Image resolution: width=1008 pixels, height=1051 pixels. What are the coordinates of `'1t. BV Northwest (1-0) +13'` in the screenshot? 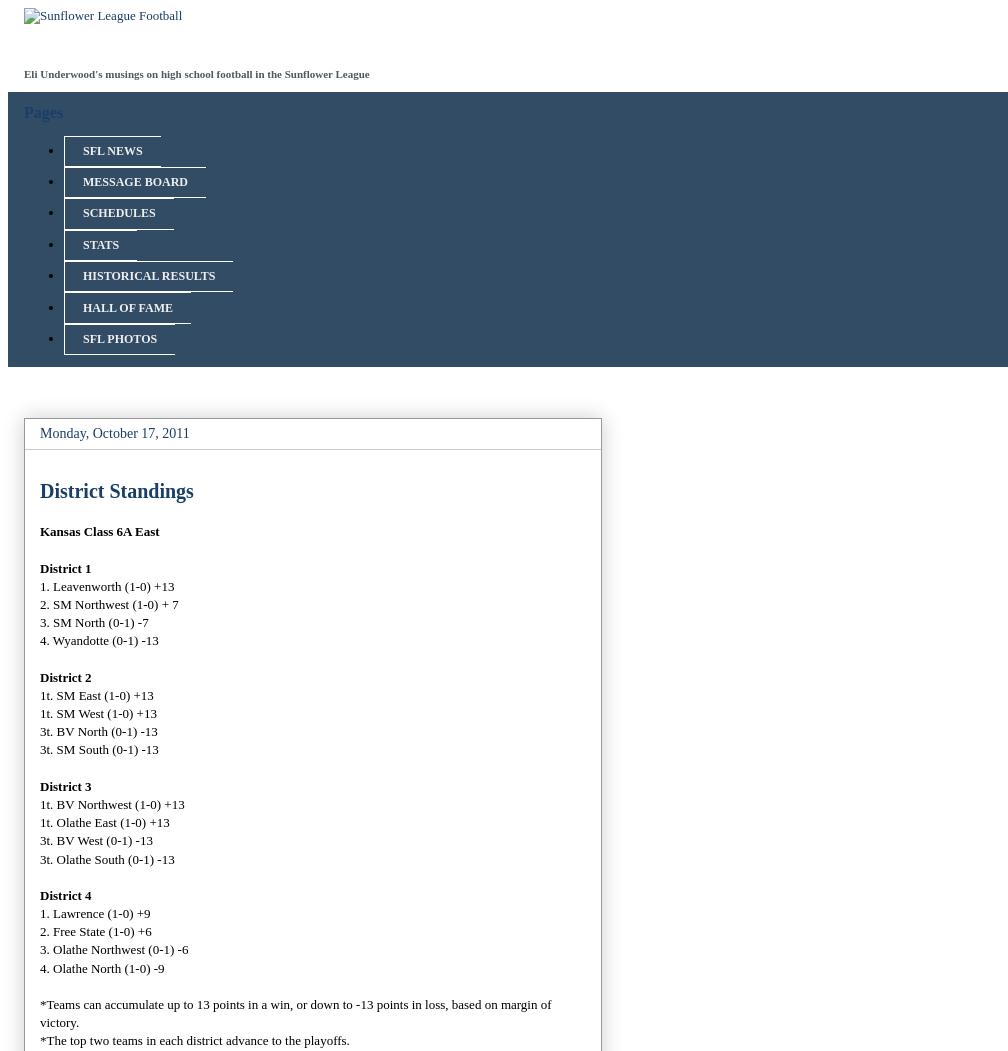 It's located at (111, 802).